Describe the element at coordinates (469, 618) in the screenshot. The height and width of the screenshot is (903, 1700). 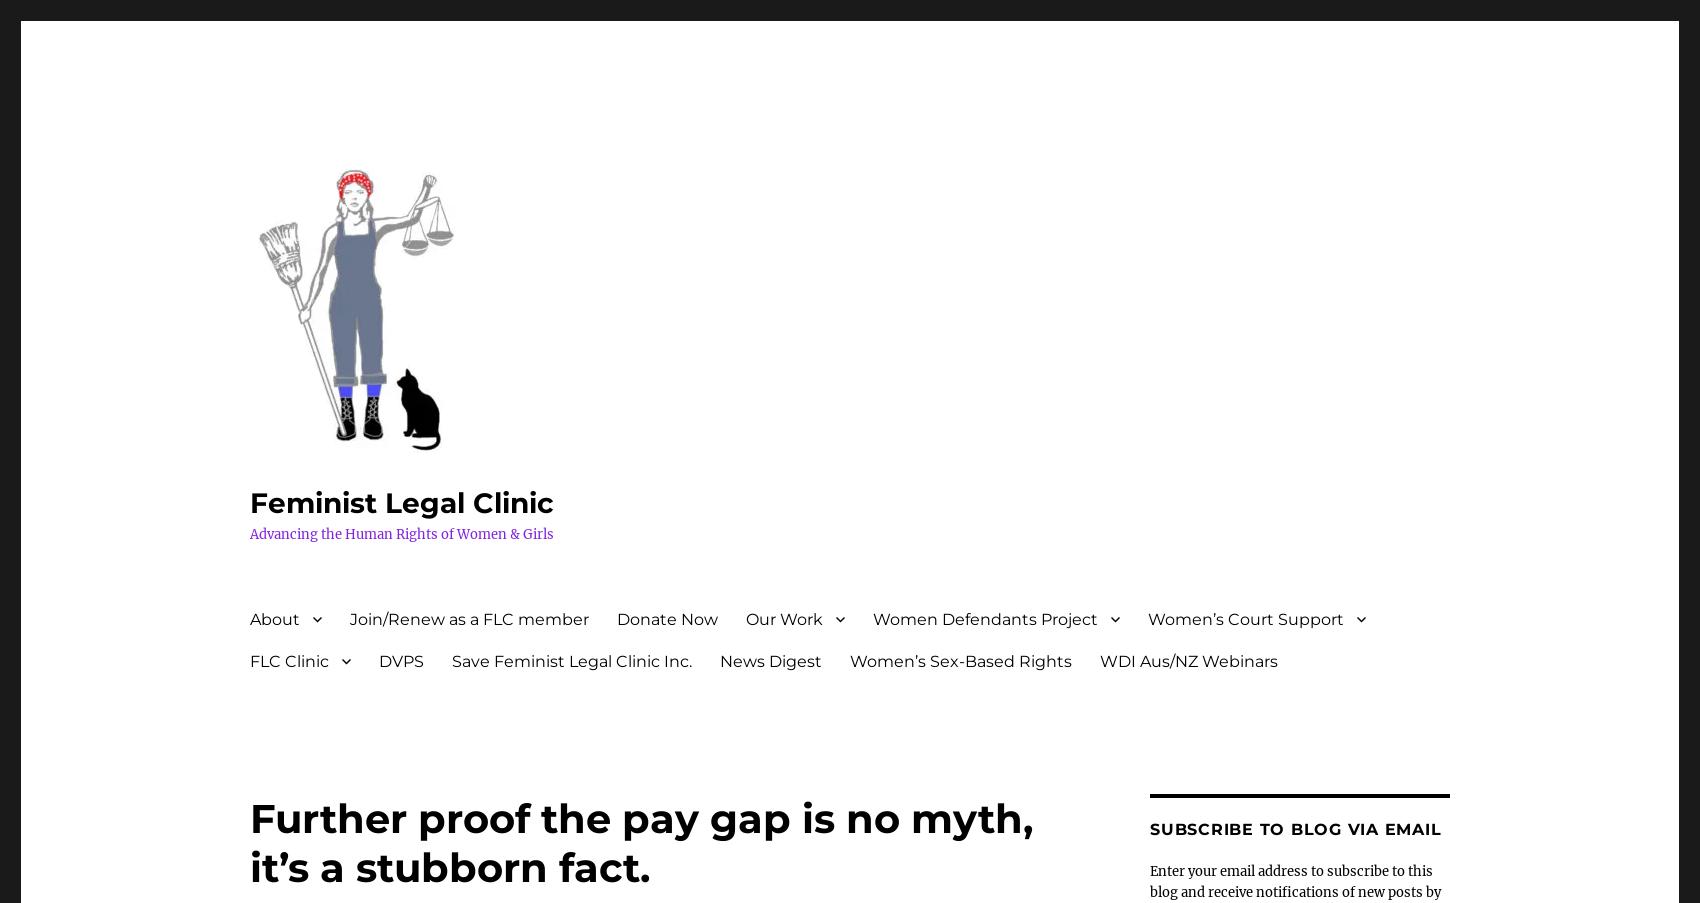
I see `'Join/Renew as a FLC member'` at that location.